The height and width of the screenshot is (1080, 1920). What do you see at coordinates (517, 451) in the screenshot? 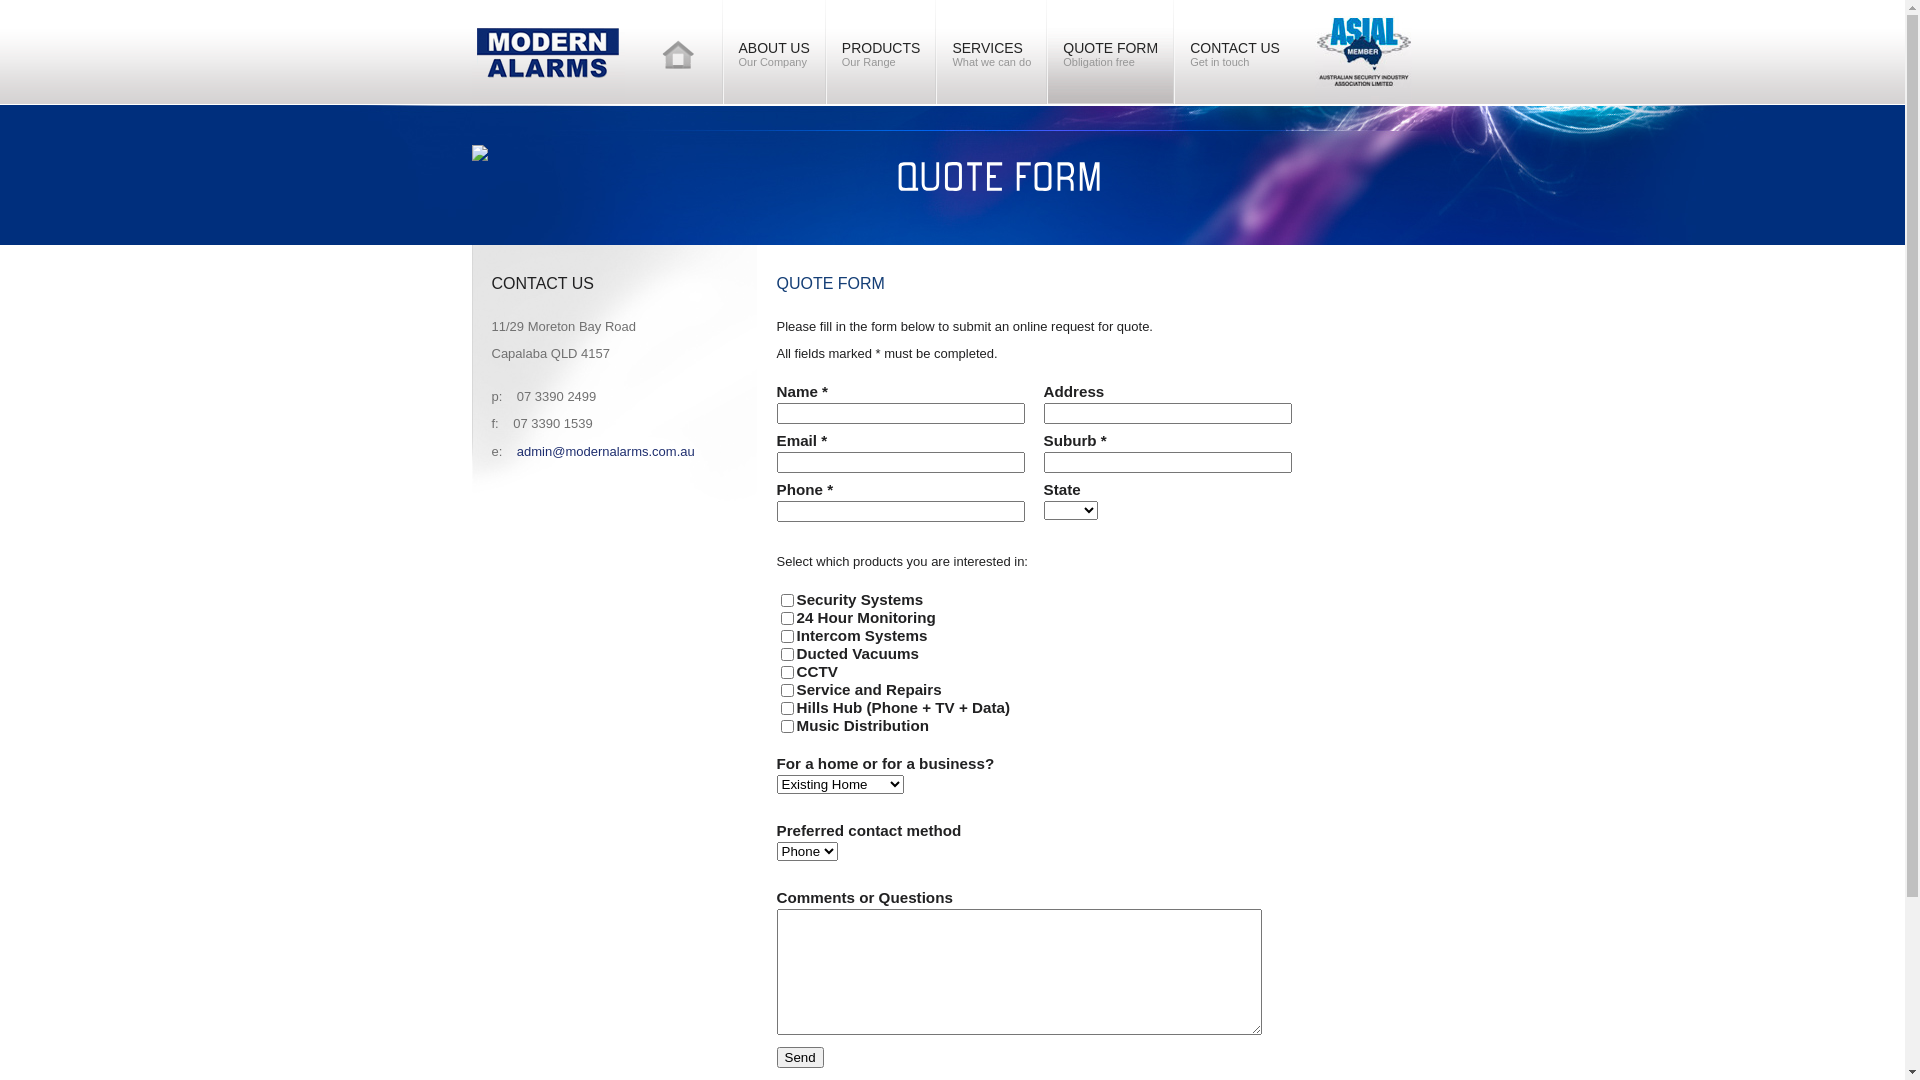
I see `'admin@modernalarms.com.au'` at bounding box center [517, 451].